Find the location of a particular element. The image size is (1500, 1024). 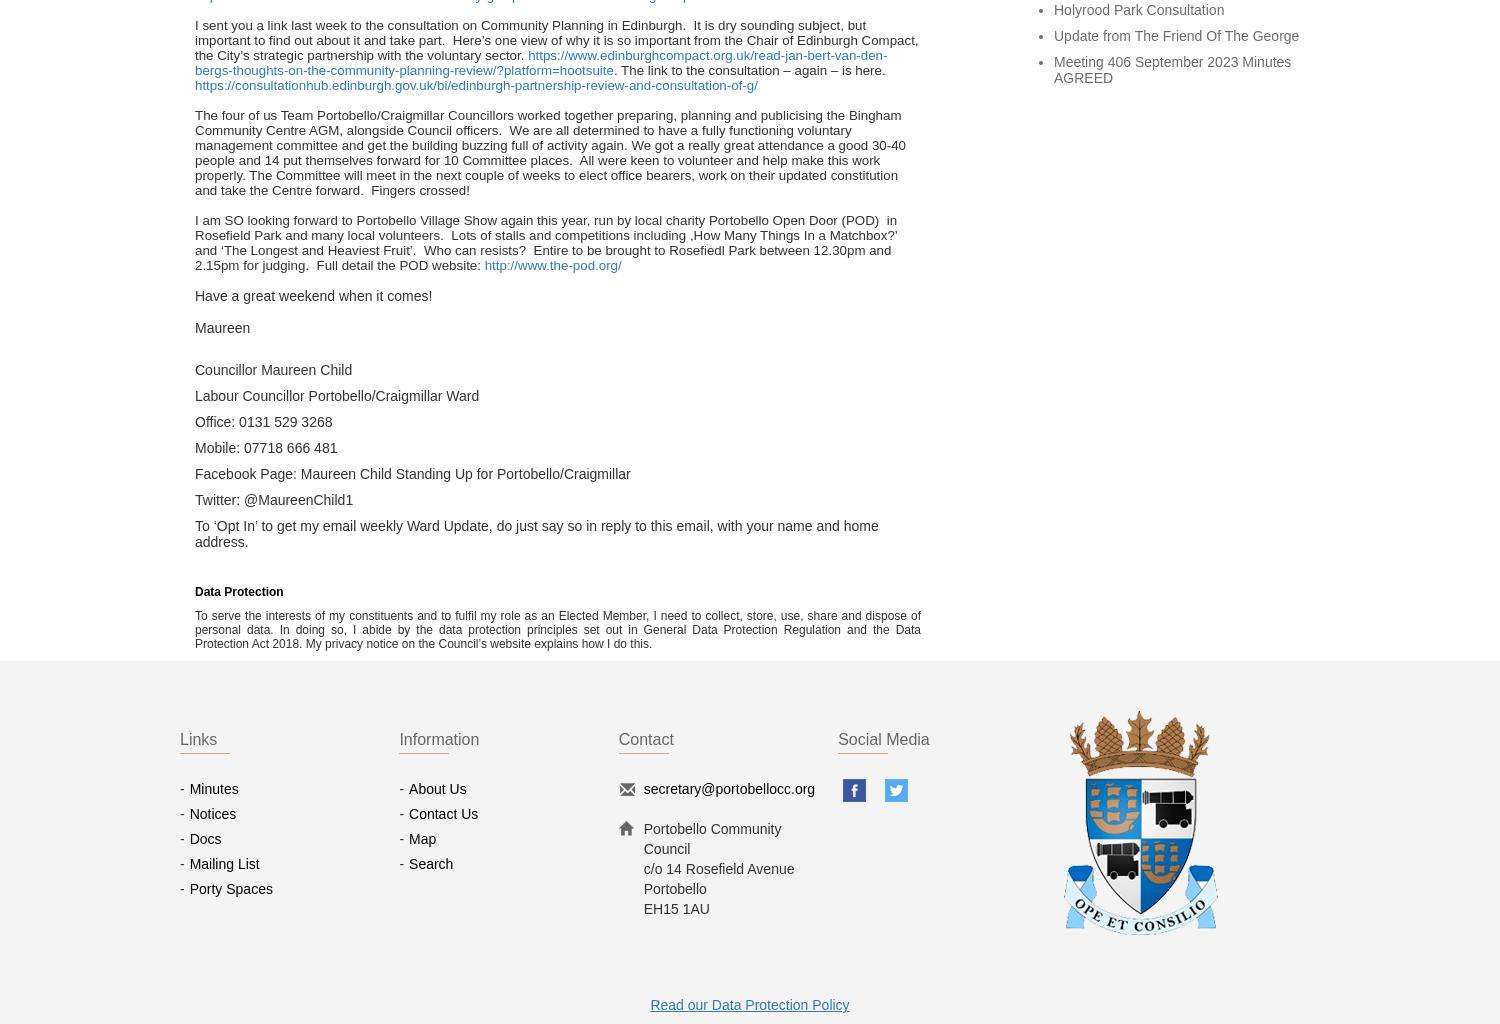

'Maureen' is located at coordinates (194, 326).